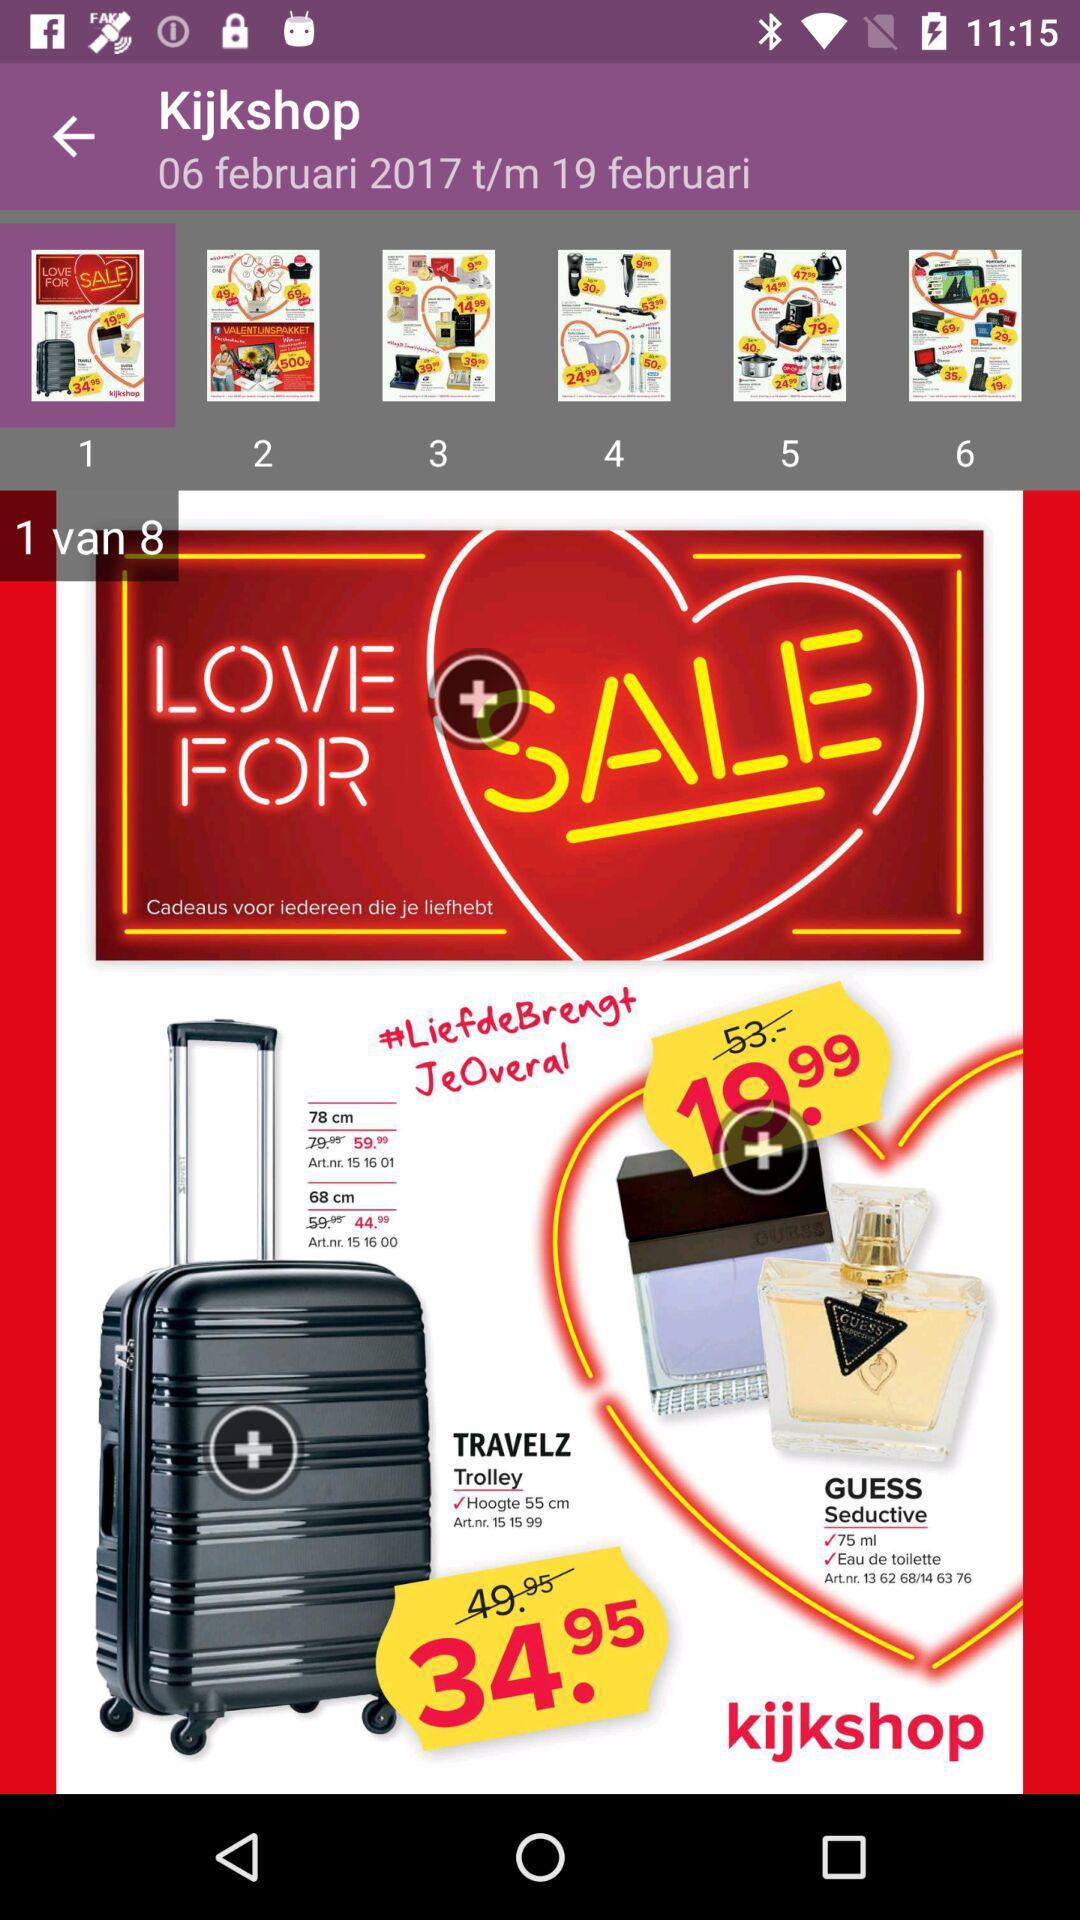 Image resolution: width=1080 pixels, height=1920 pixels. I want to click on second page of the offer sale, so click(262, 325).